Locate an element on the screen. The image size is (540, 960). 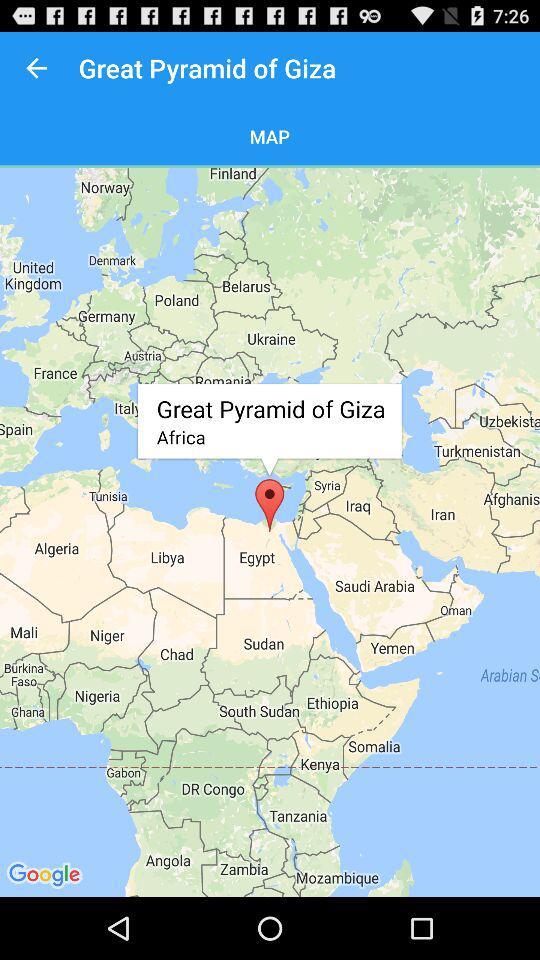
item next to great pyramid of item is located at coordinates (36, 68).